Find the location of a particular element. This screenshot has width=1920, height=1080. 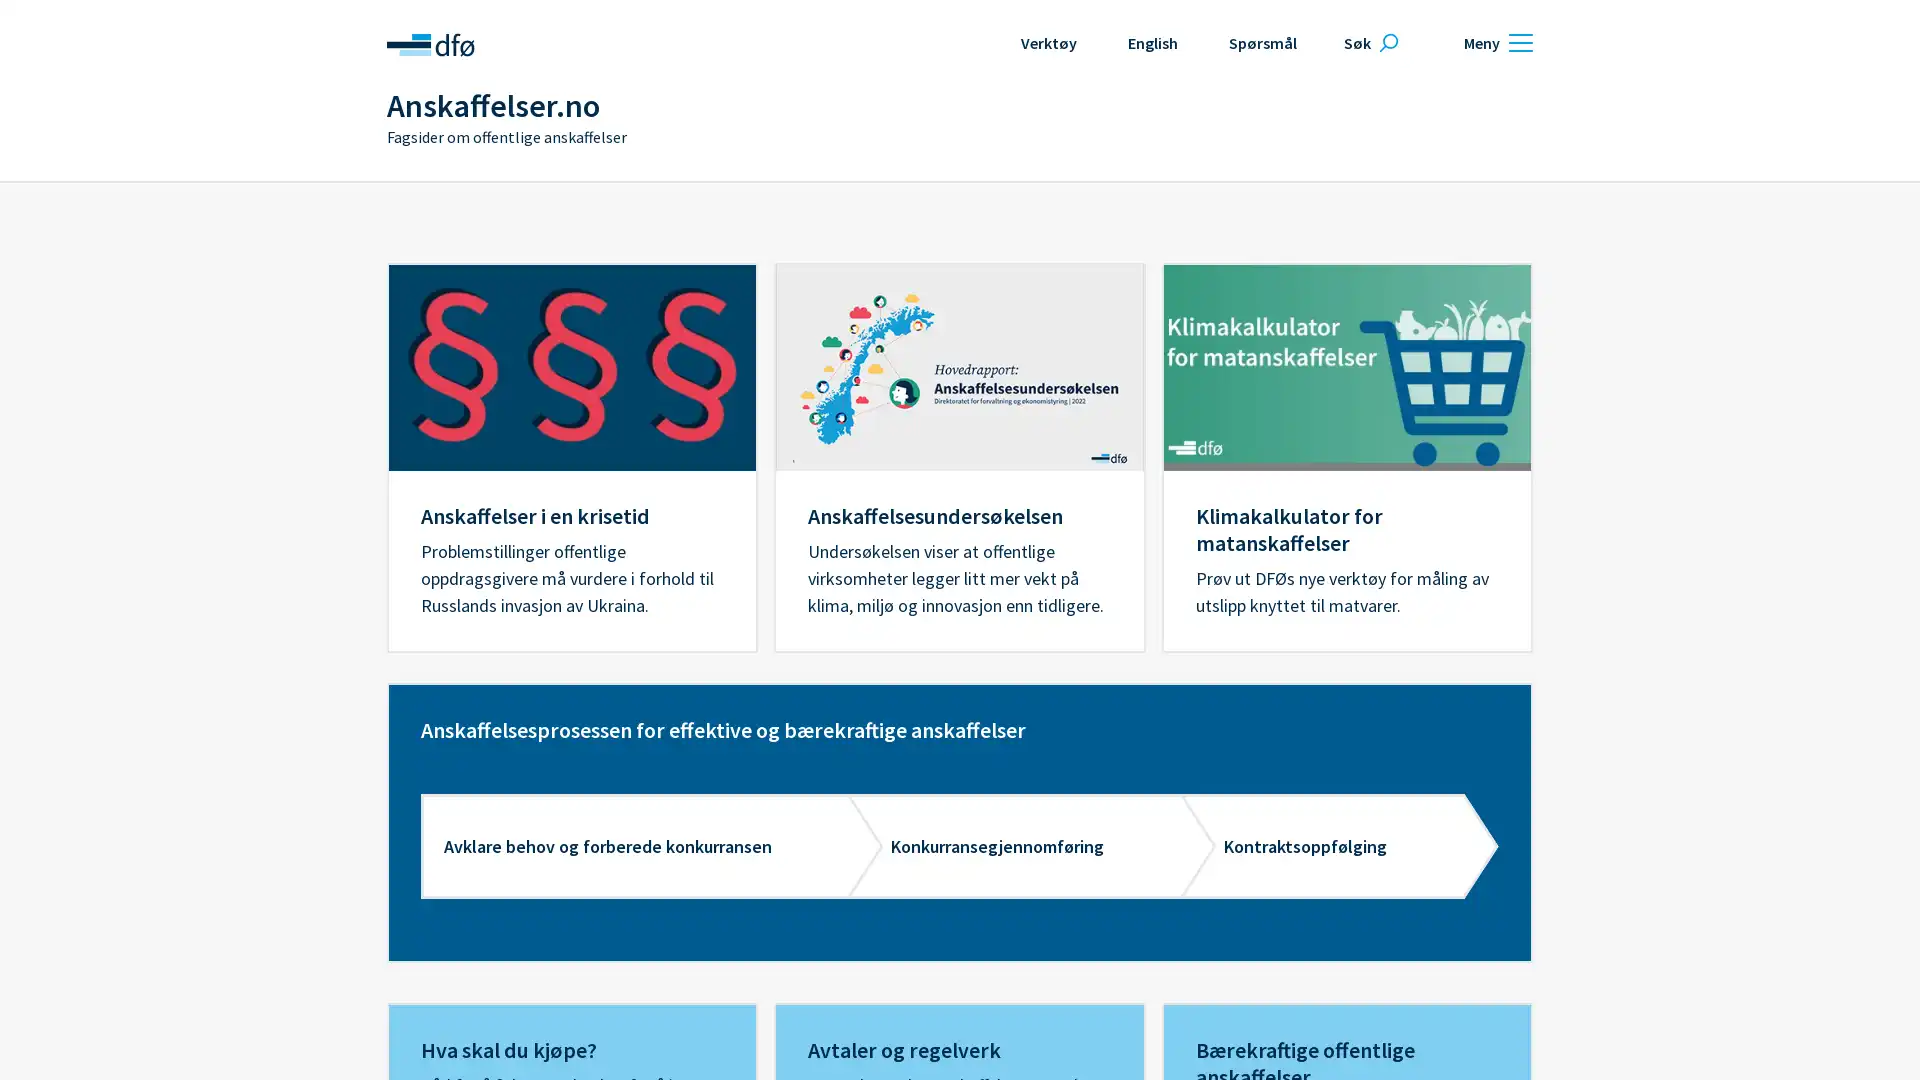

Sk is located at coordinates (1367, 42).